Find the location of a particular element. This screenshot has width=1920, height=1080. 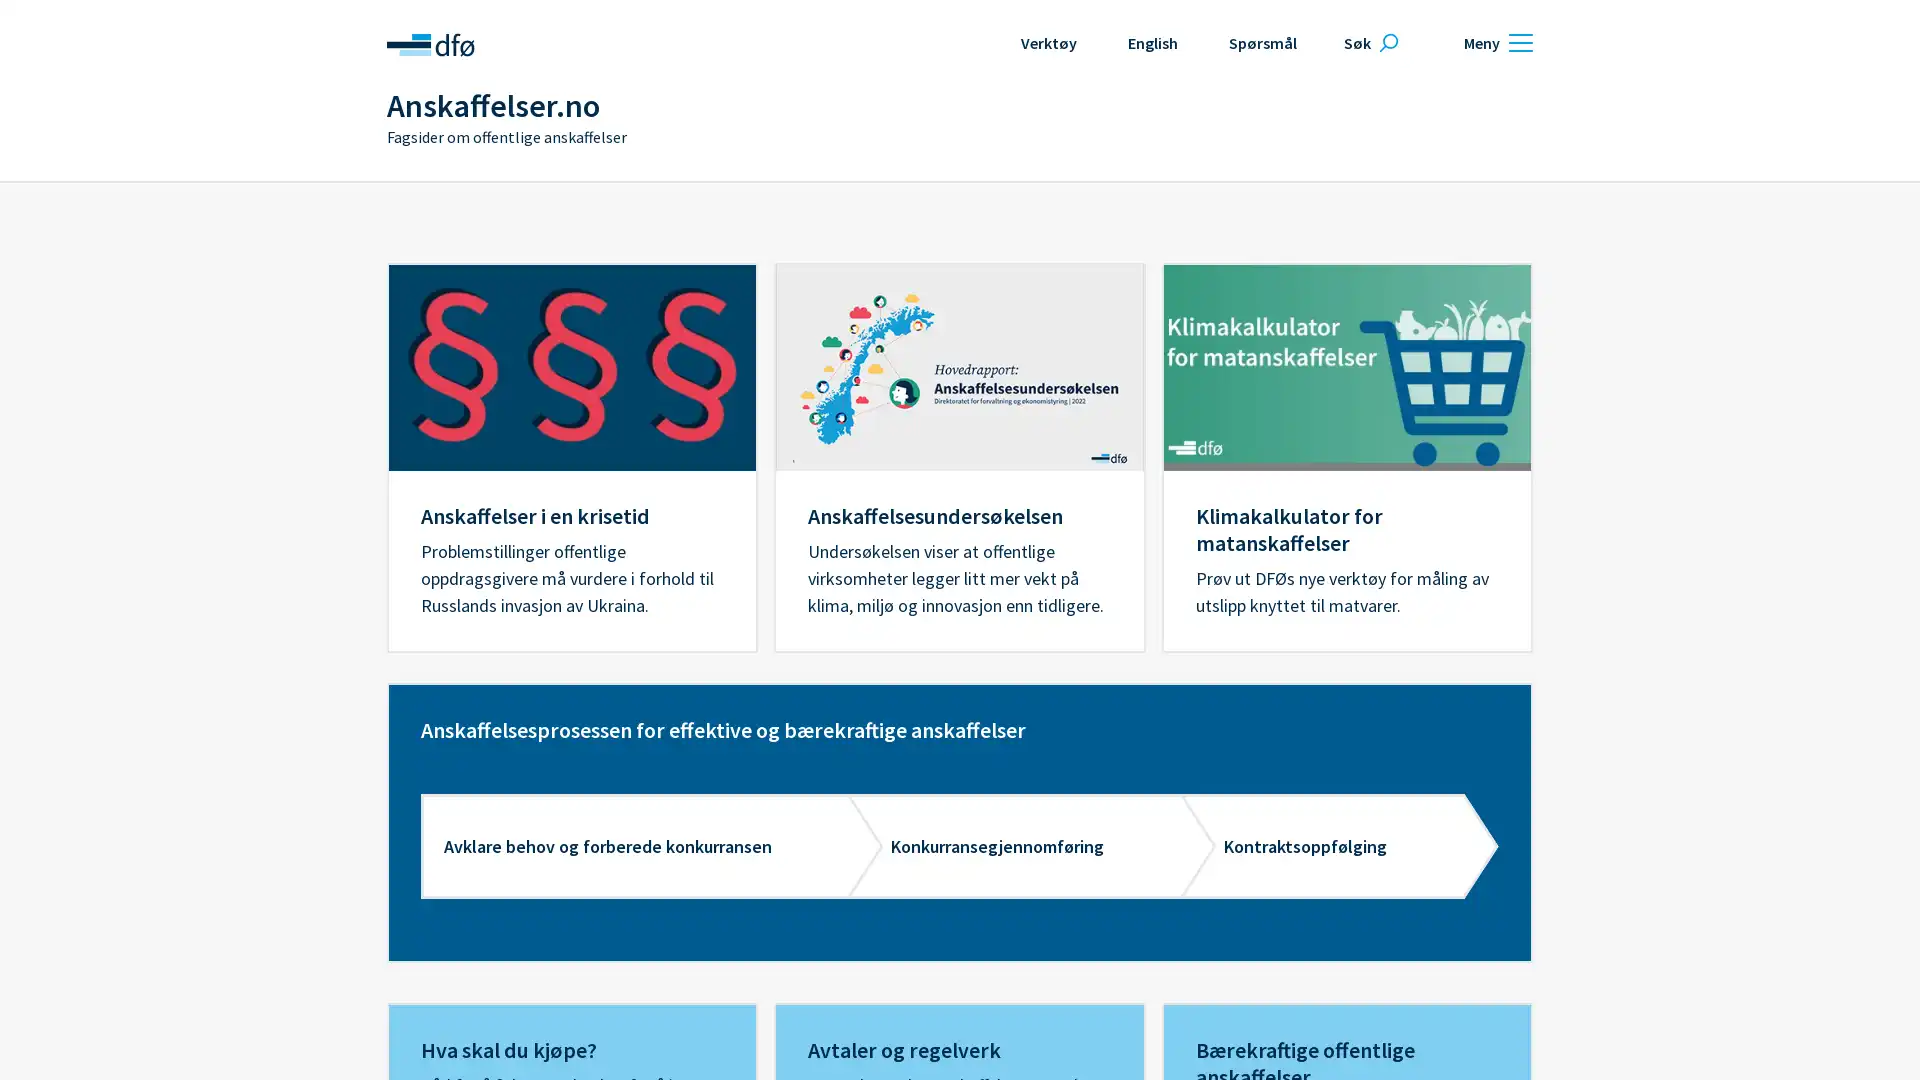

Sk is located at coordinates (1367, 42).